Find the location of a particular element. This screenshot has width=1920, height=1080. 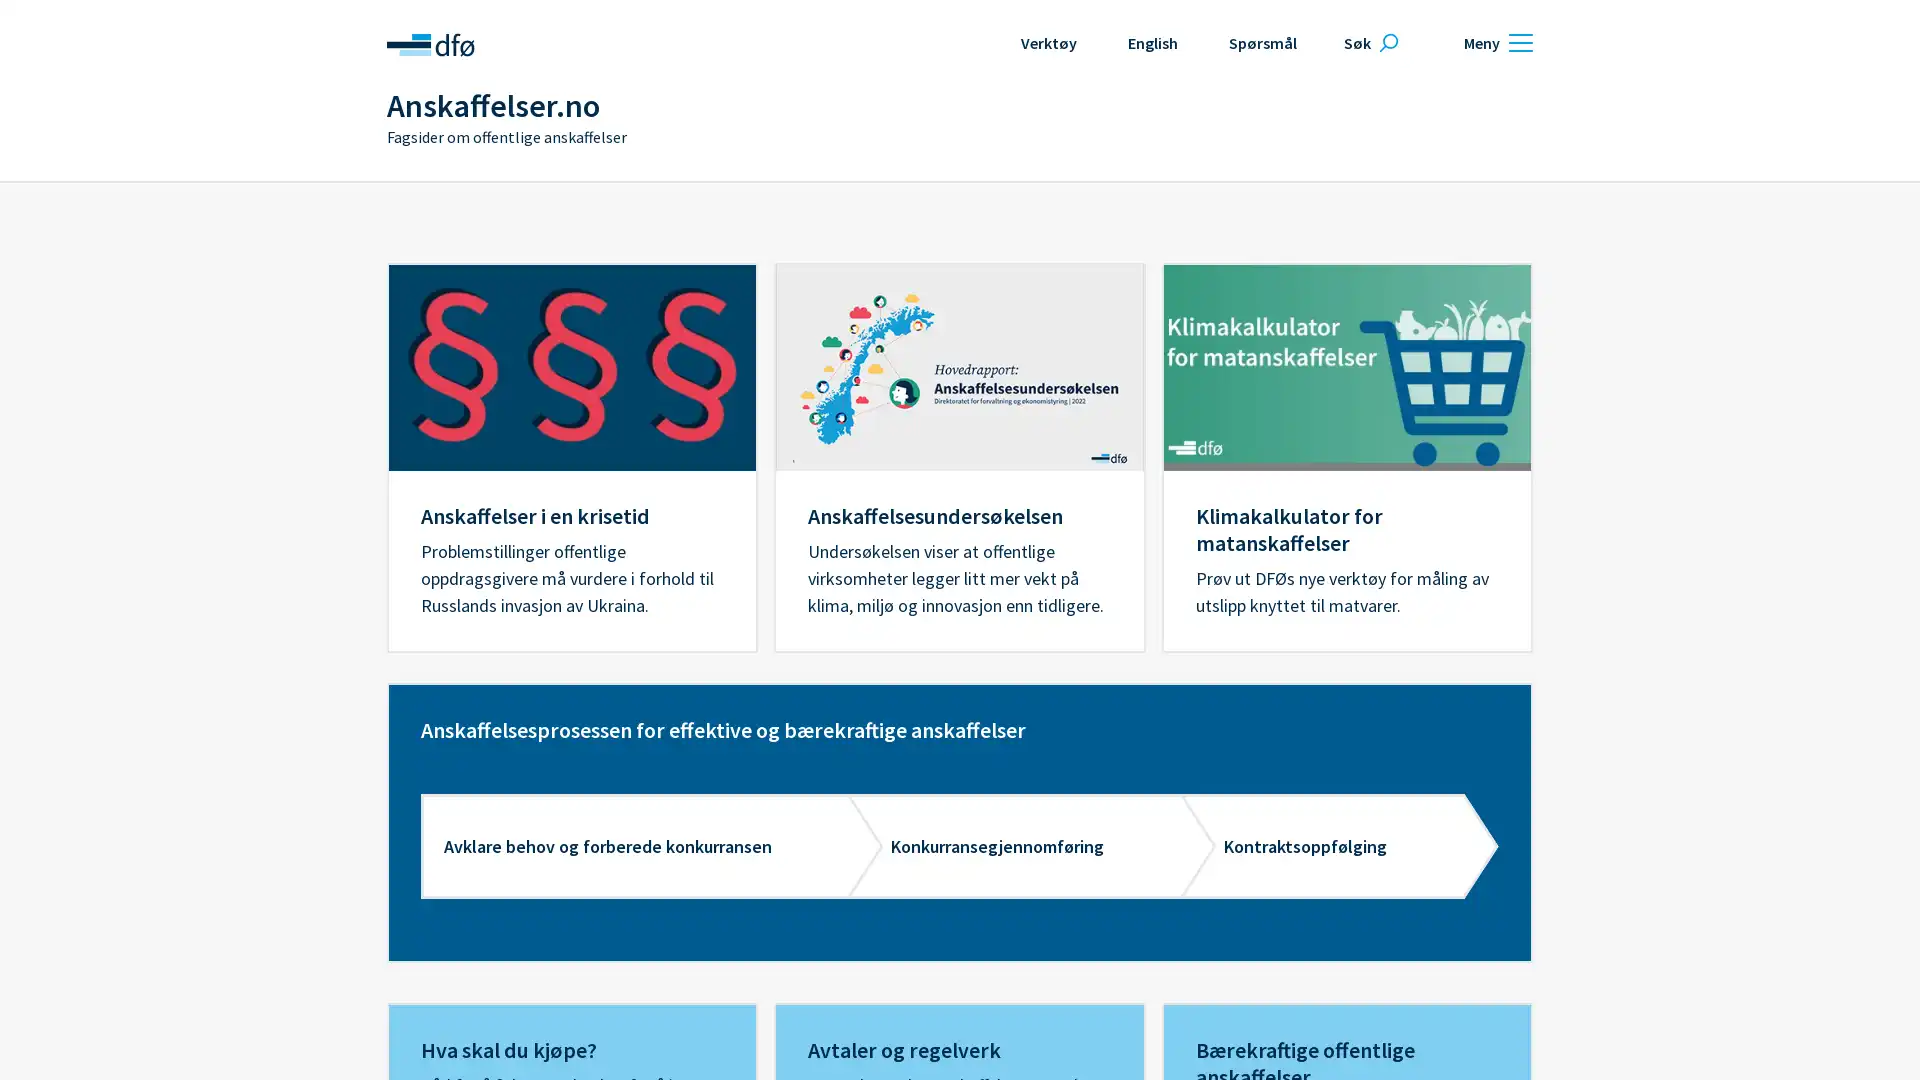

Sk is located at coordinates (1367, 42).